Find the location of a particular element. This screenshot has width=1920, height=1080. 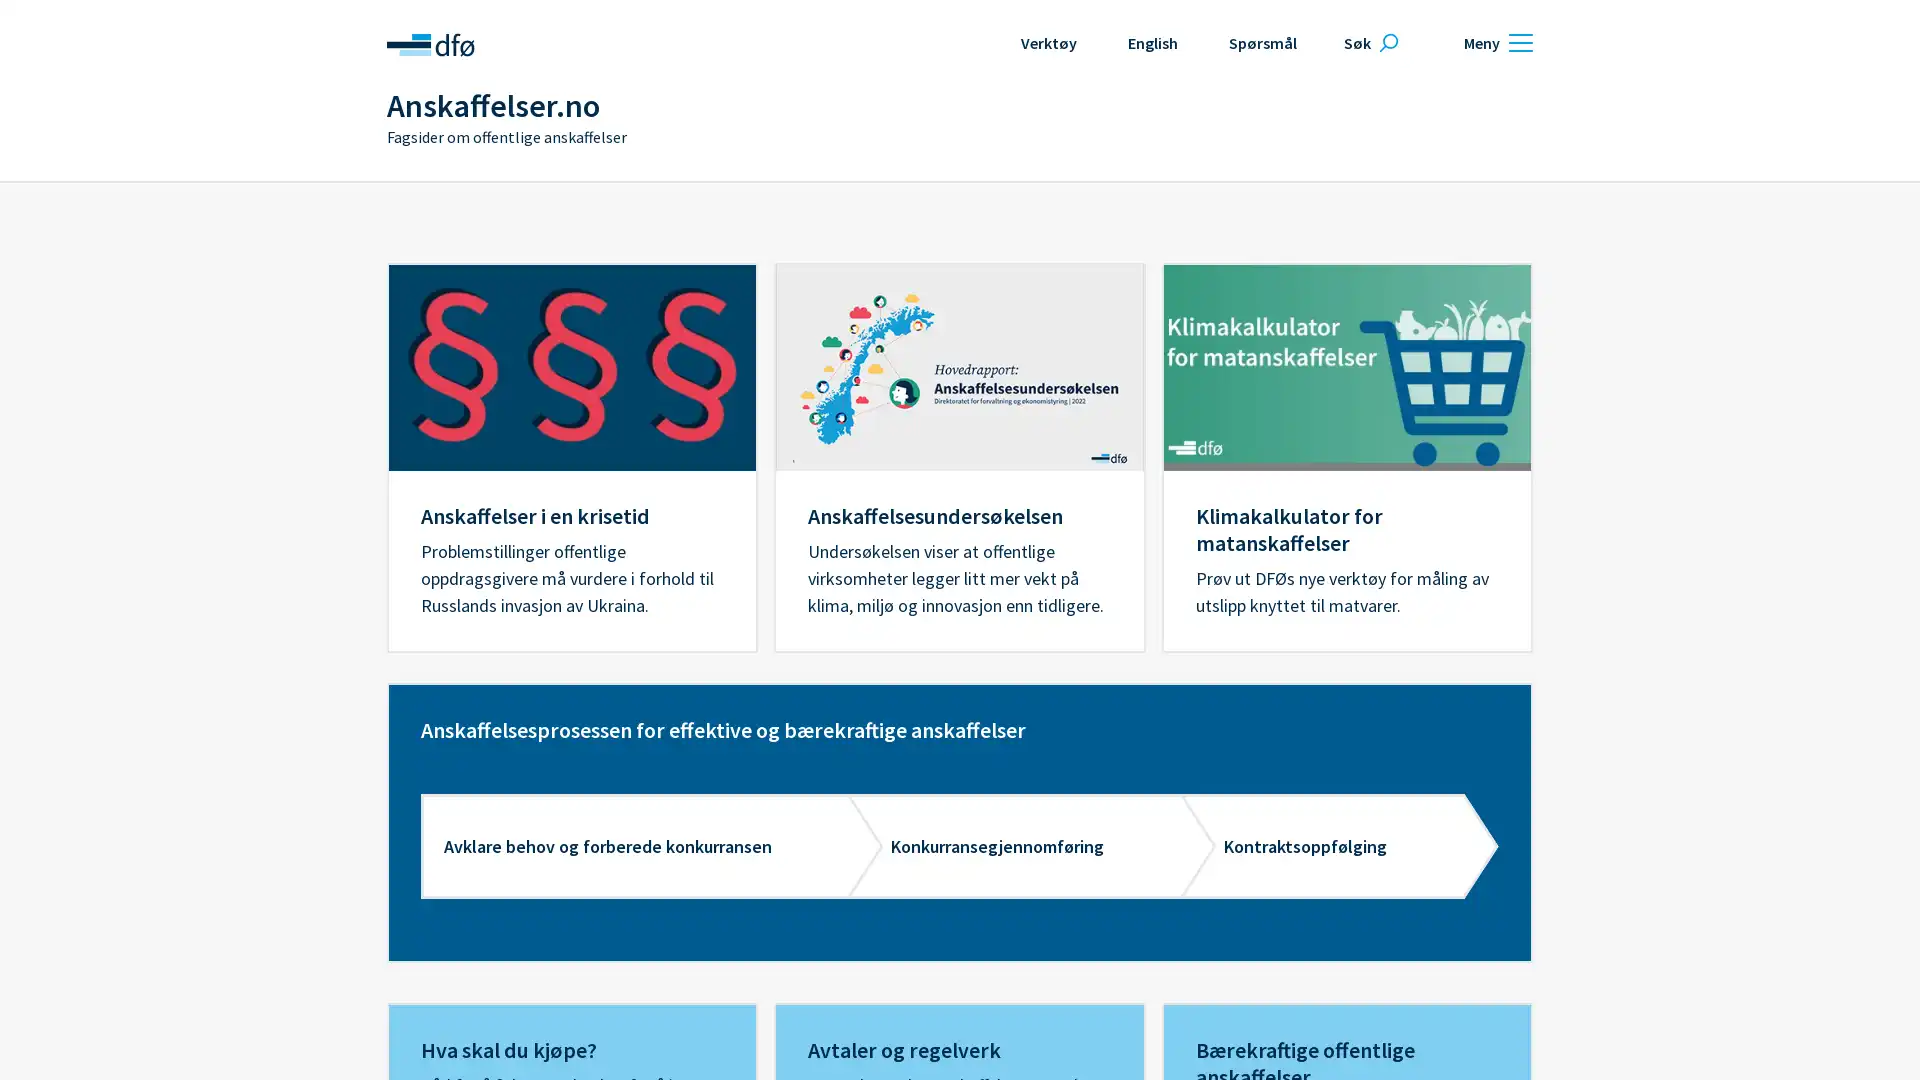

Sk is located at coordinates (1367, 42).